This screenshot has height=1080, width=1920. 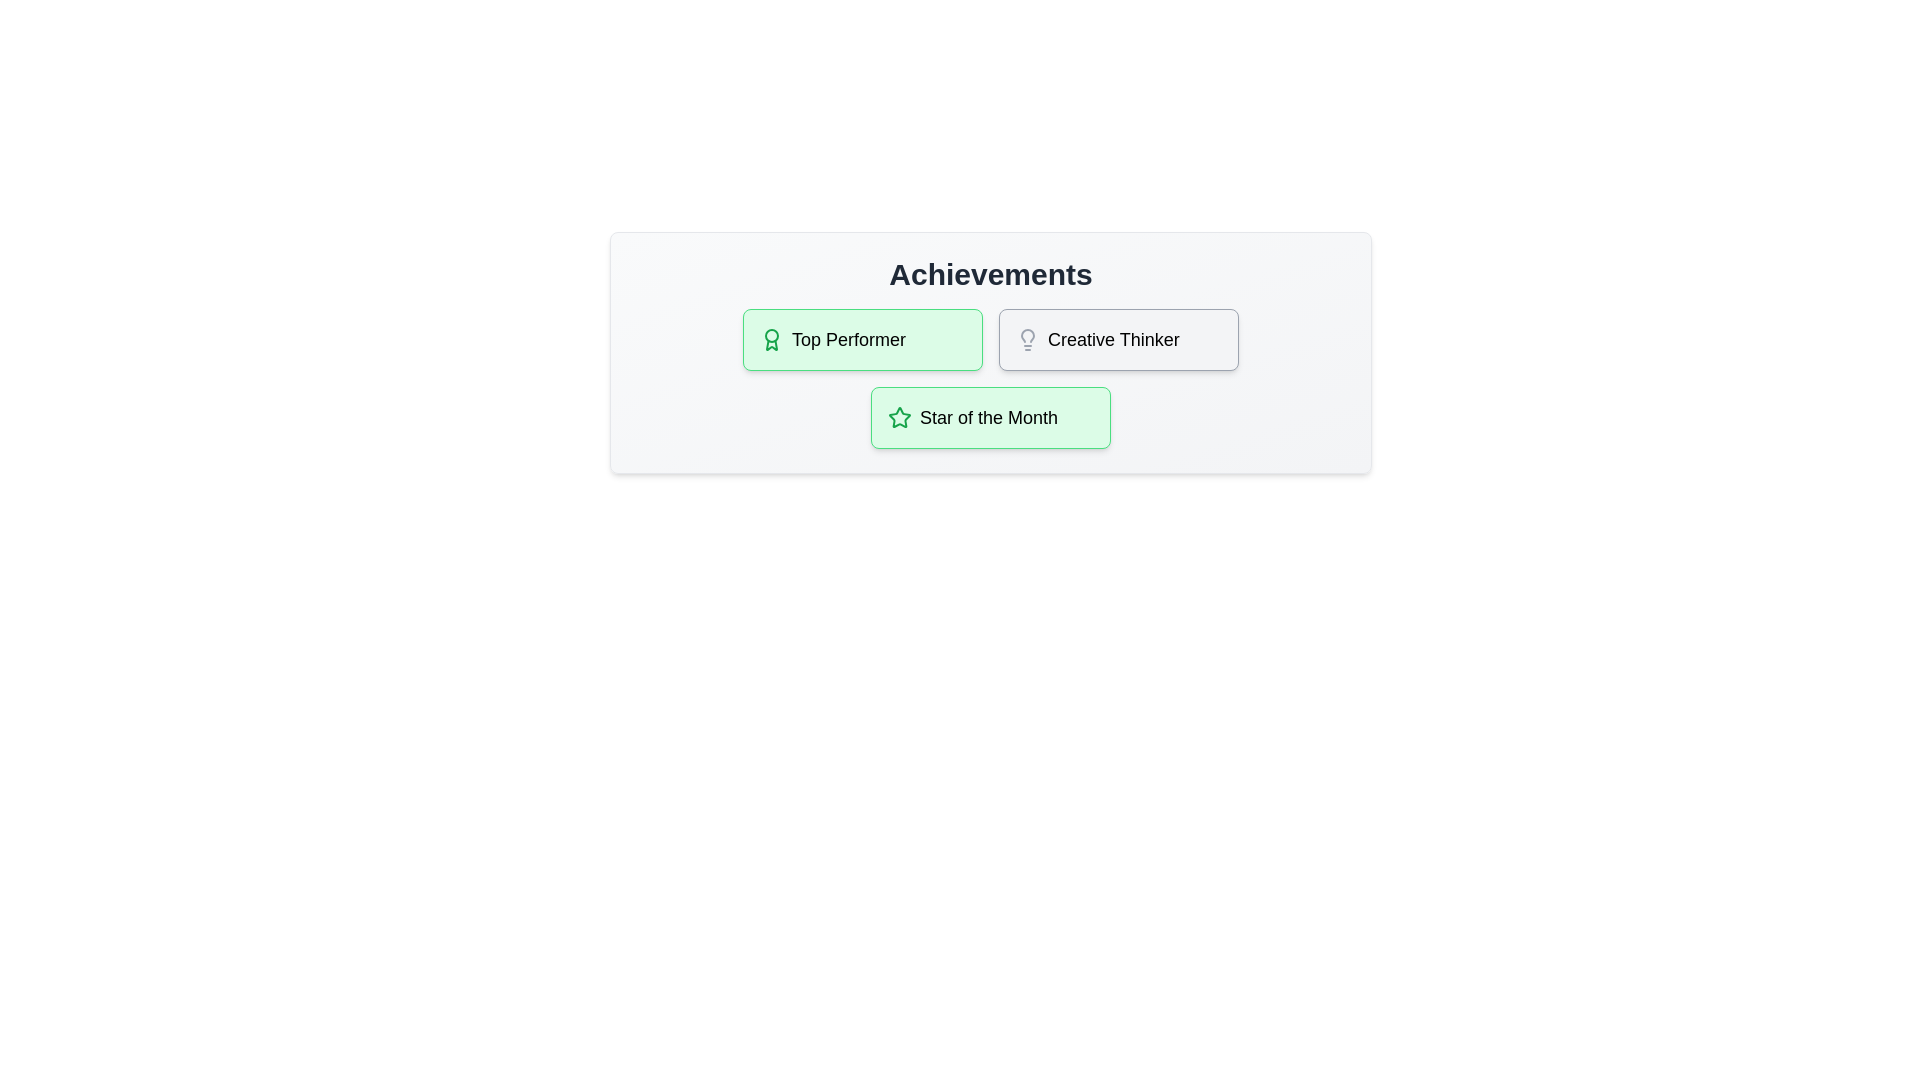 What do you see at coordinates (990, 352) in the screenshot?
I see `the list of achievements displayed in the component` at bounding box center [990, 352].